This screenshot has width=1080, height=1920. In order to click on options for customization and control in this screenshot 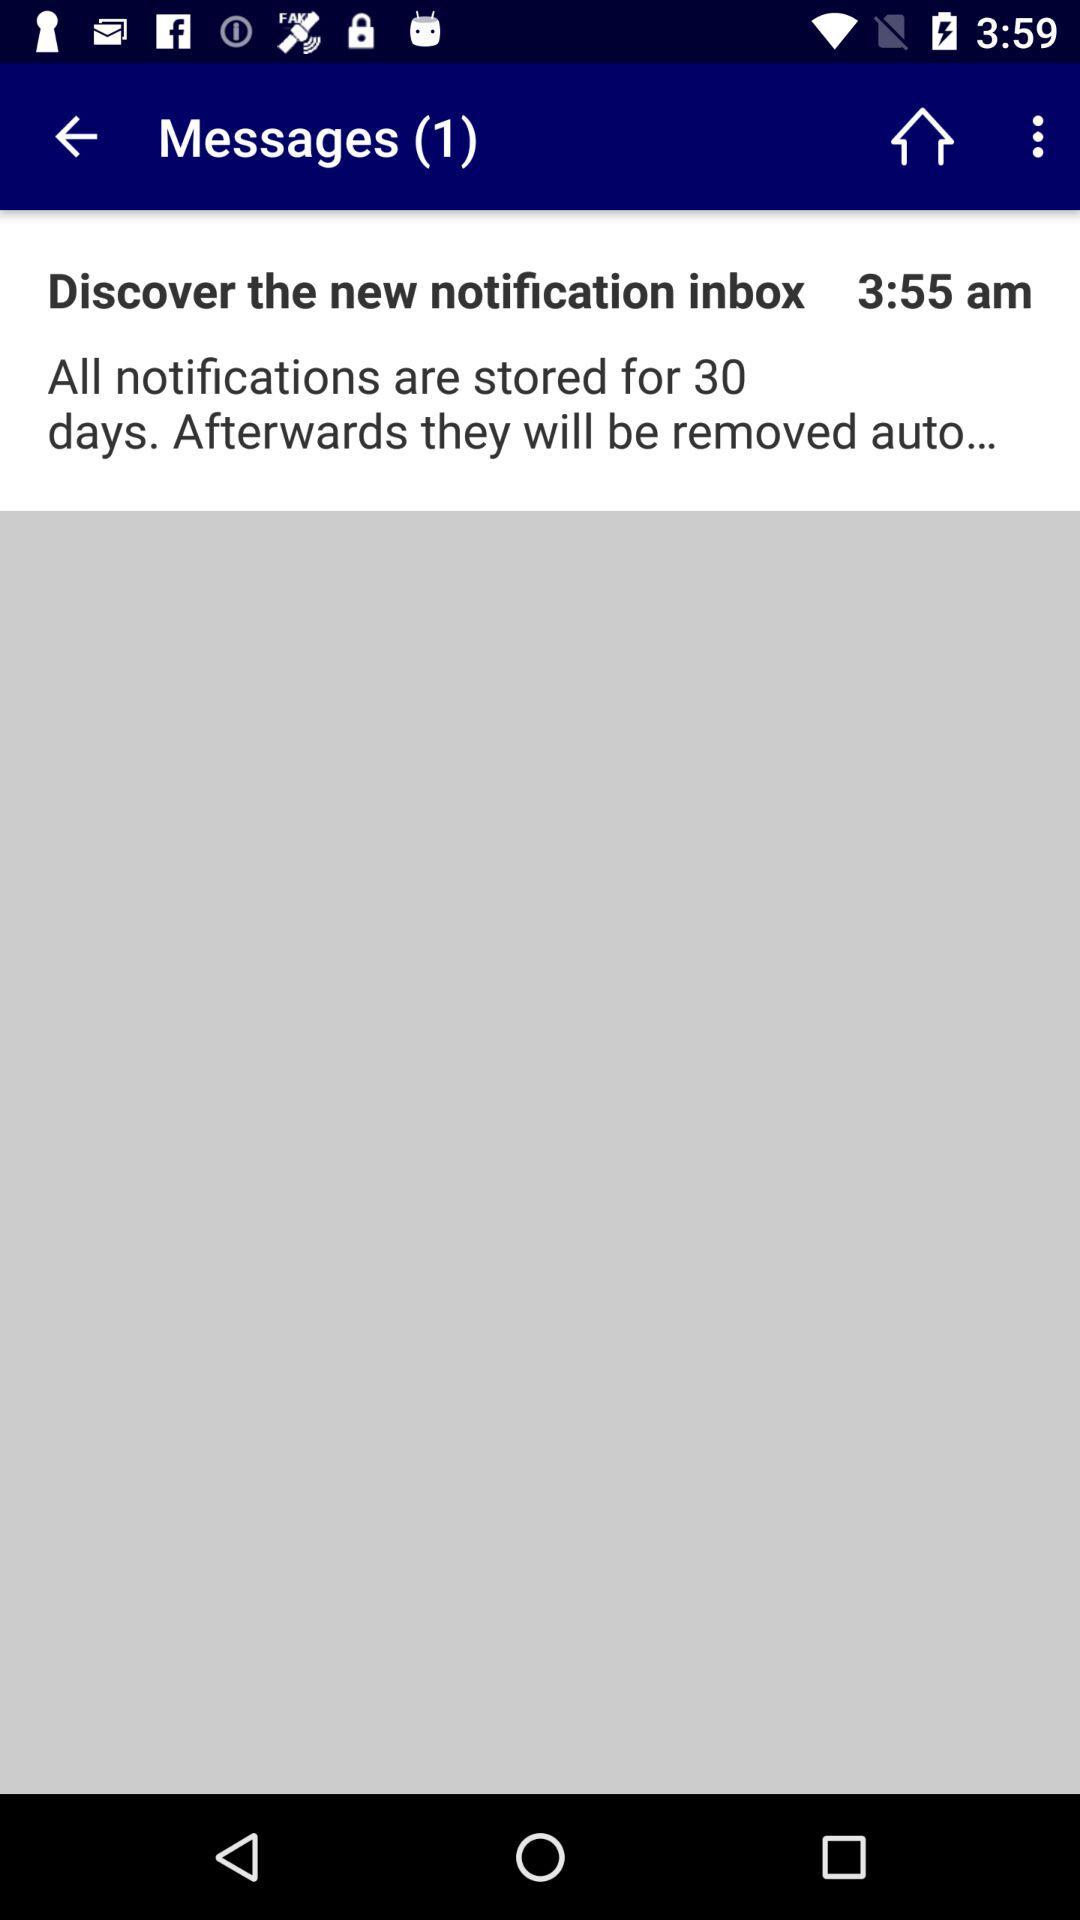, I will do `click(1036, 135)`.